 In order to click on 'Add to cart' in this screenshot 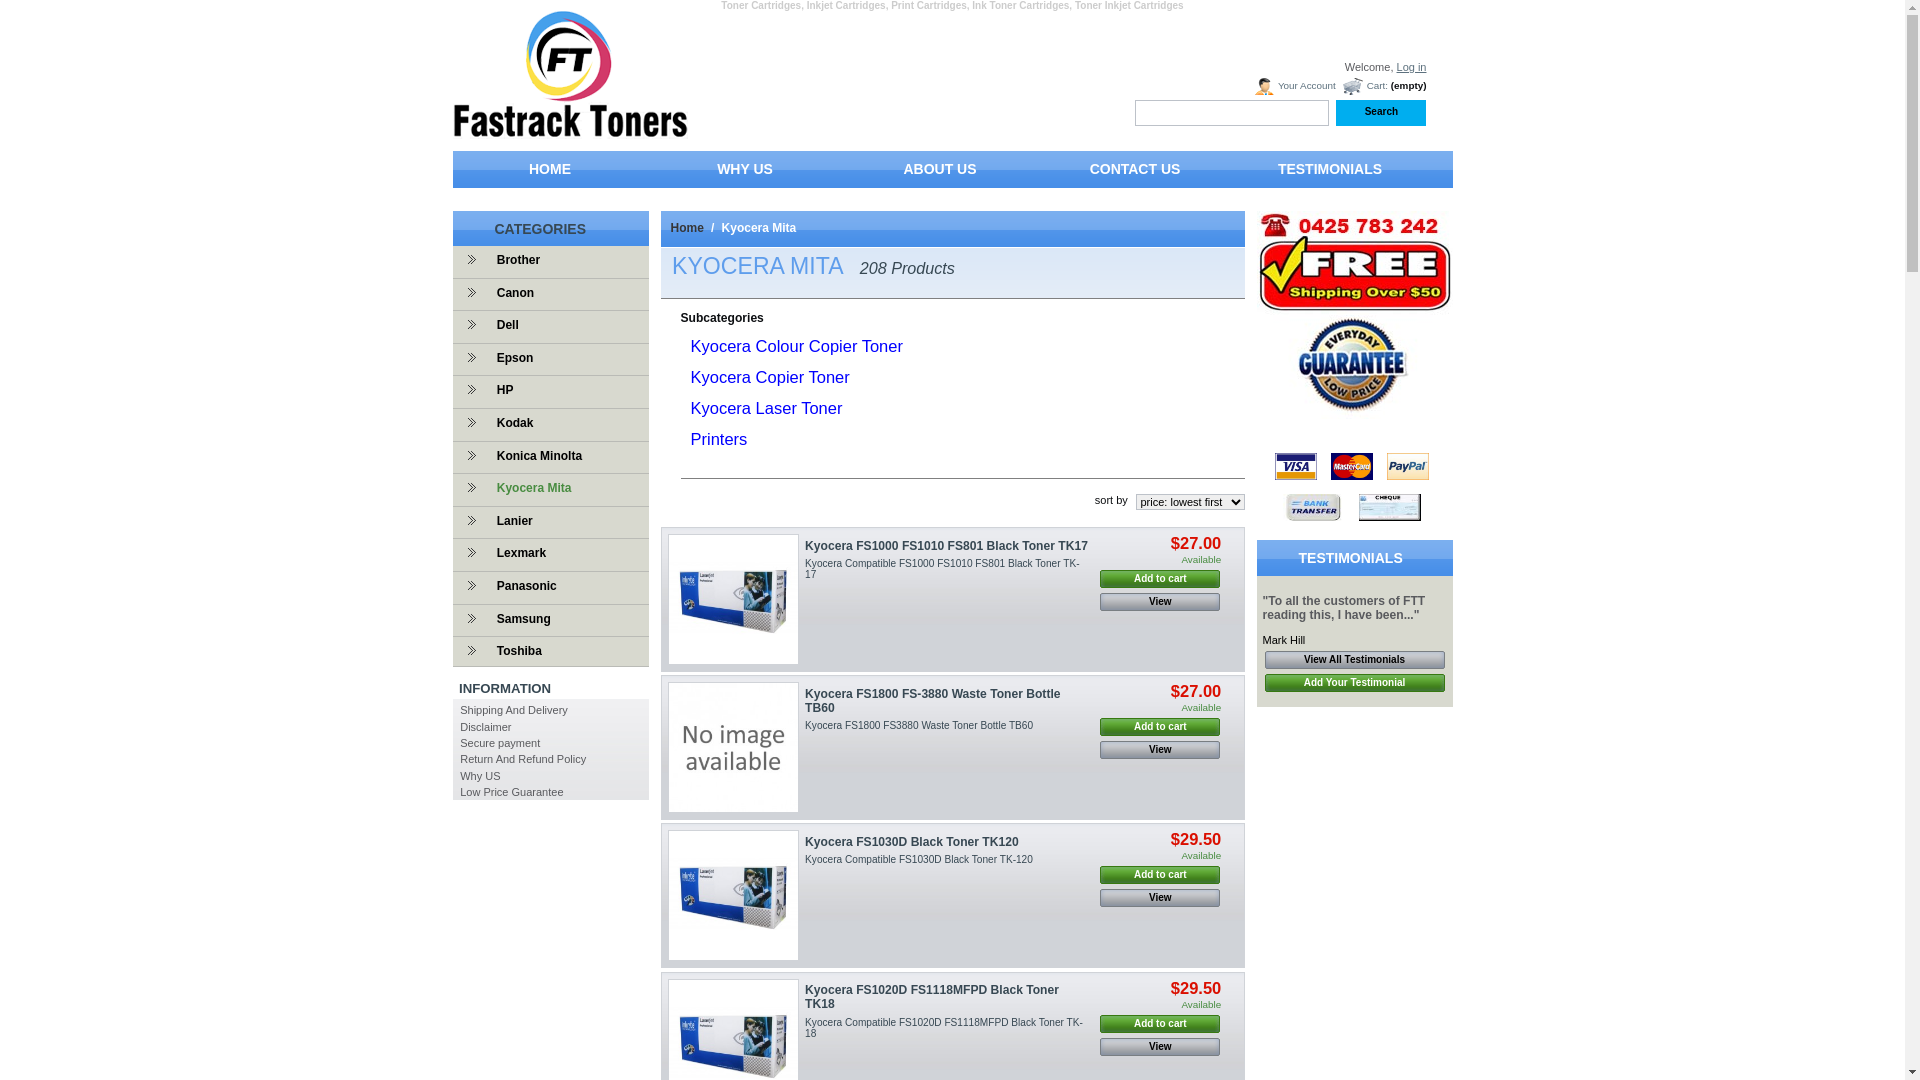, I will do `click(1160, 874)`.